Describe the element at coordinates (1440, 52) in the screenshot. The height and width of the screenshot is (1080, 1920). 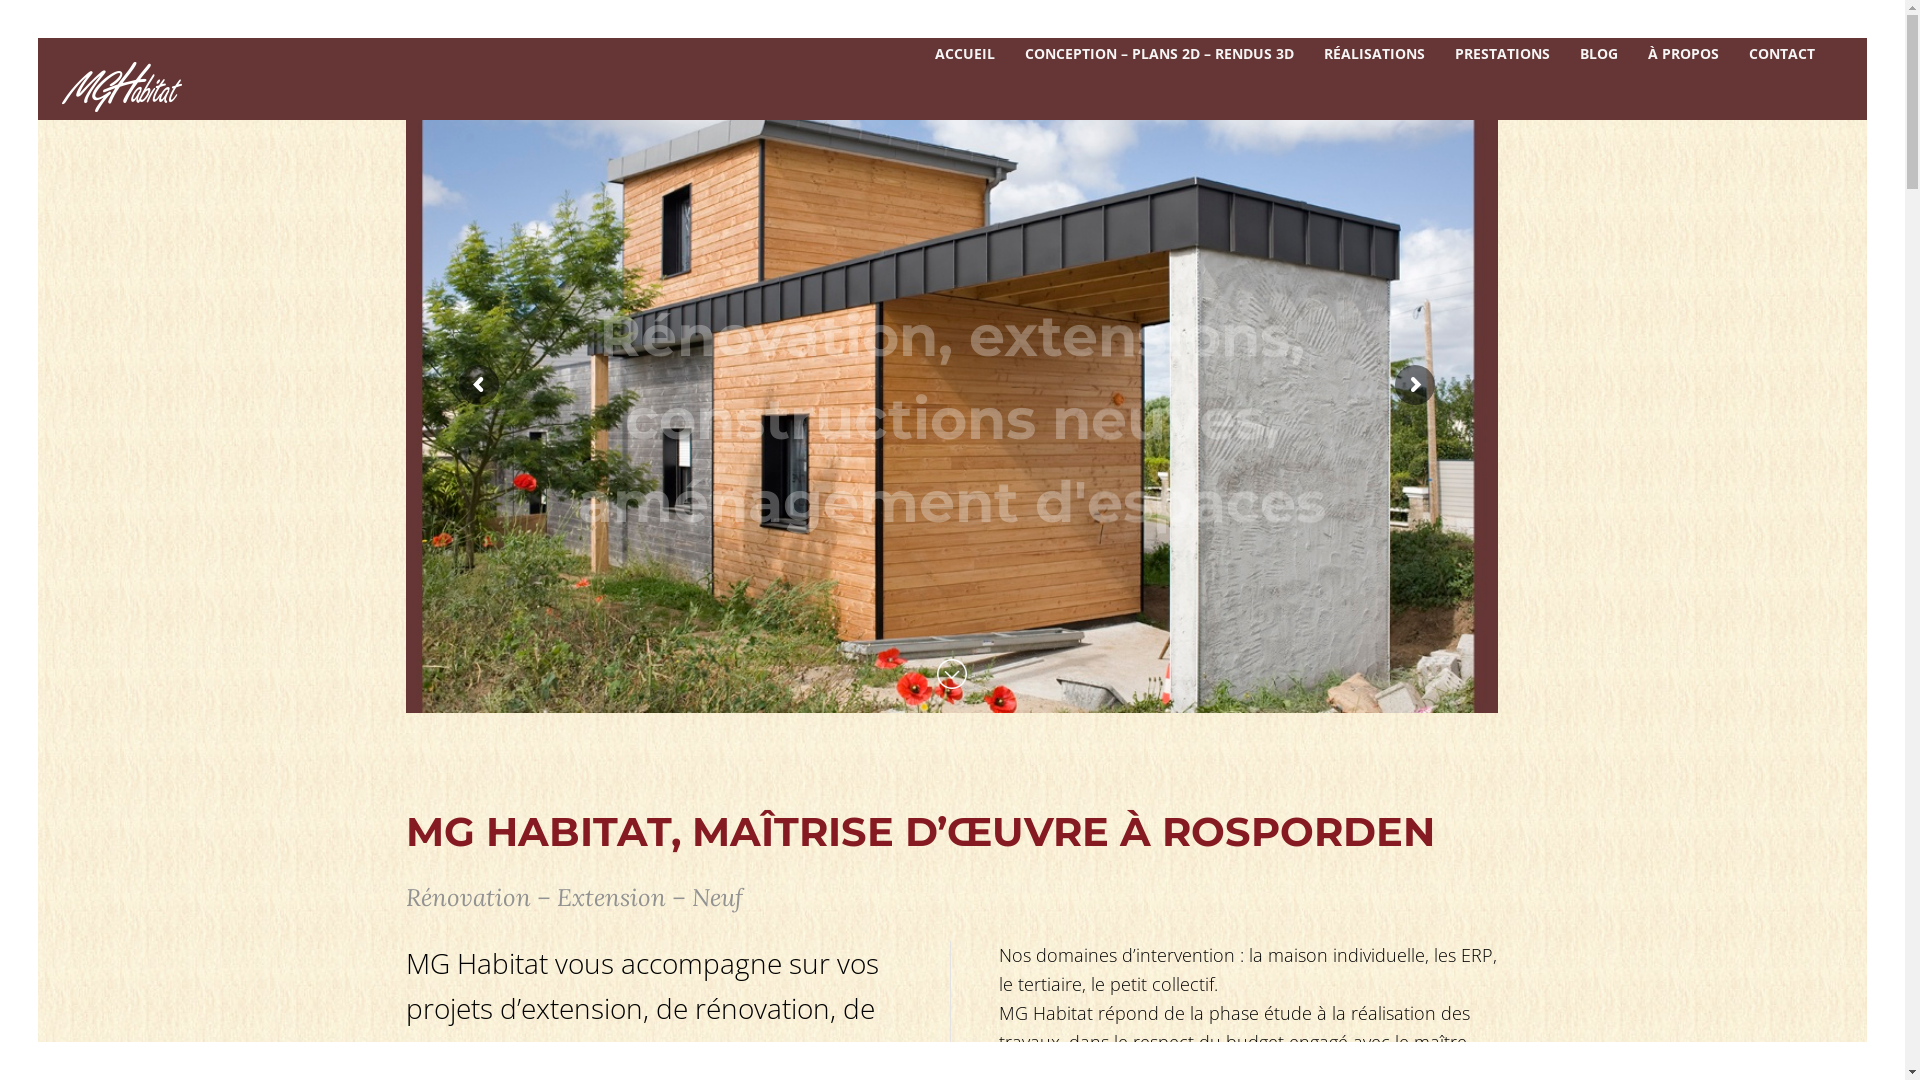
I see `'PRESTATIONS'` at that location.